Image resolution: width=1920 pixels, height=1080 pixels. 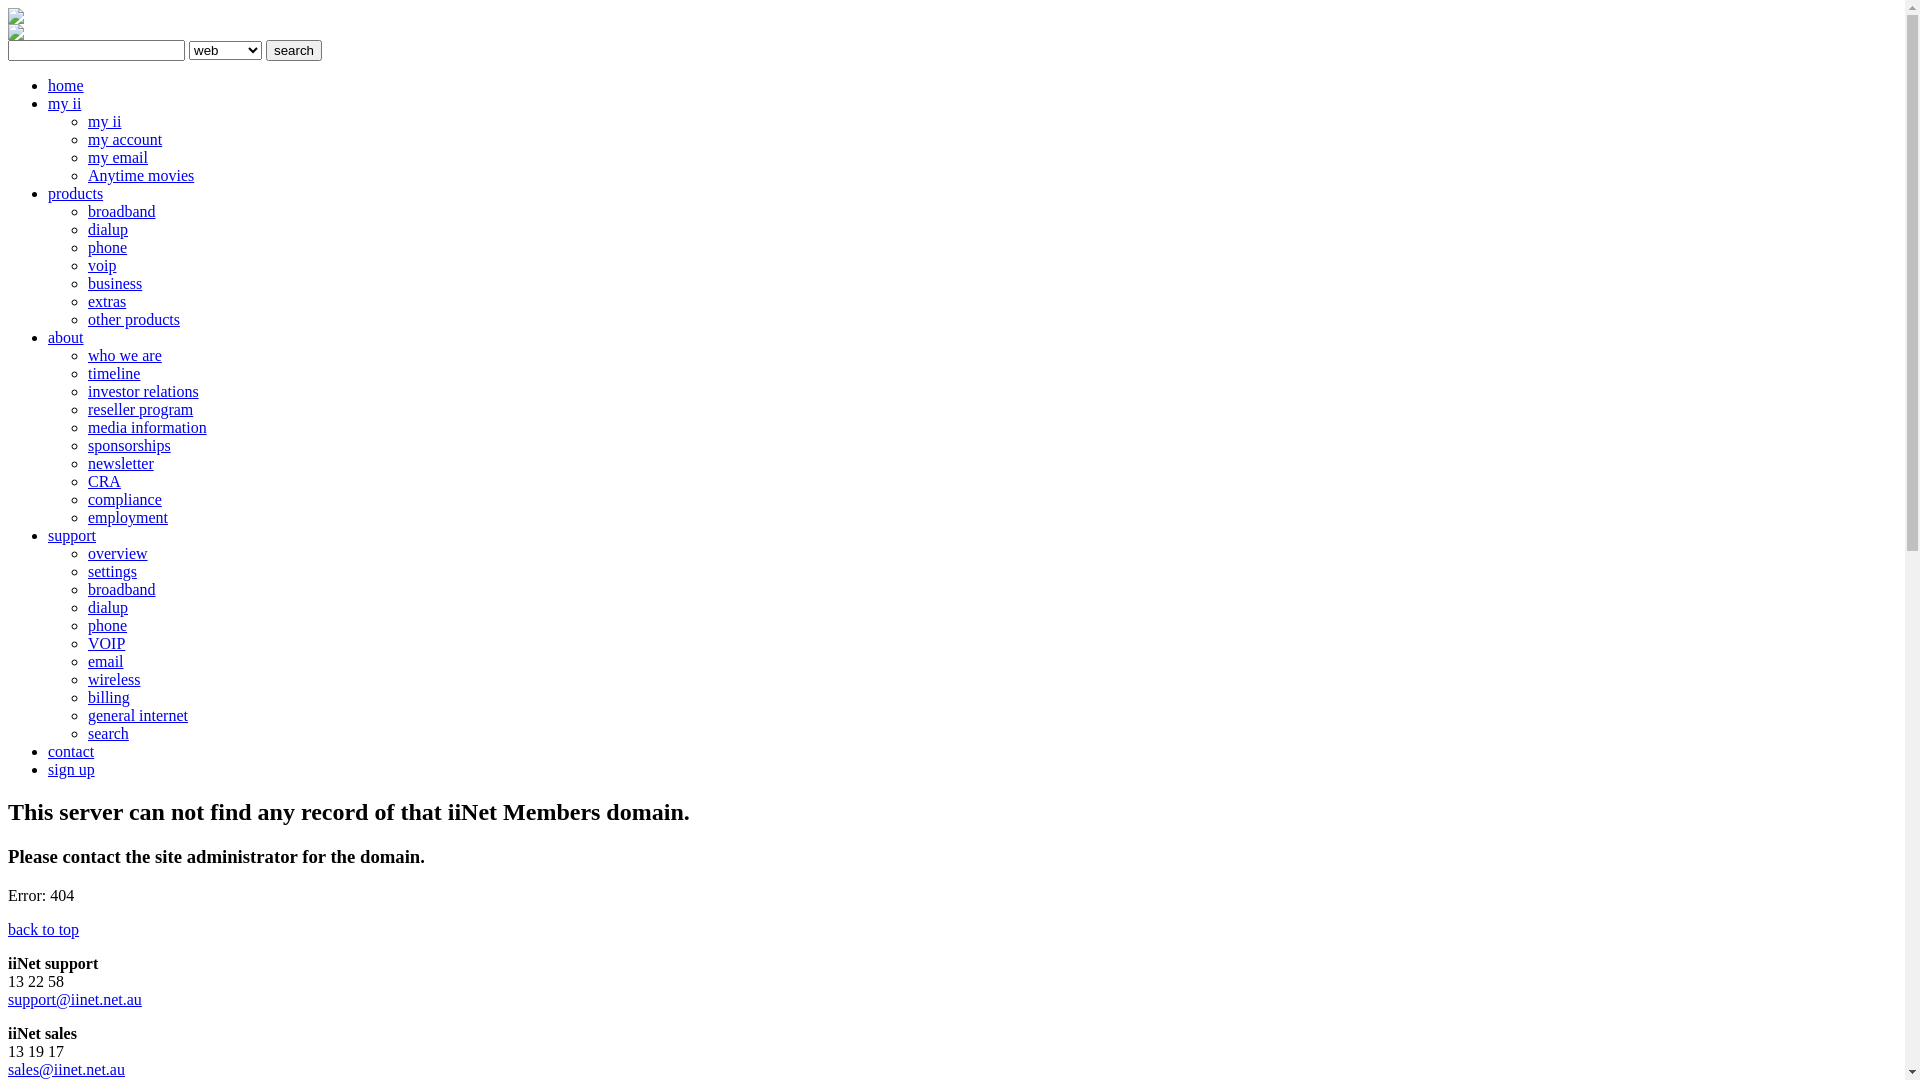 What do you see at coordinates (66, 336) in the screenshot?
I see `'about'` at bounding box center [66, 336].